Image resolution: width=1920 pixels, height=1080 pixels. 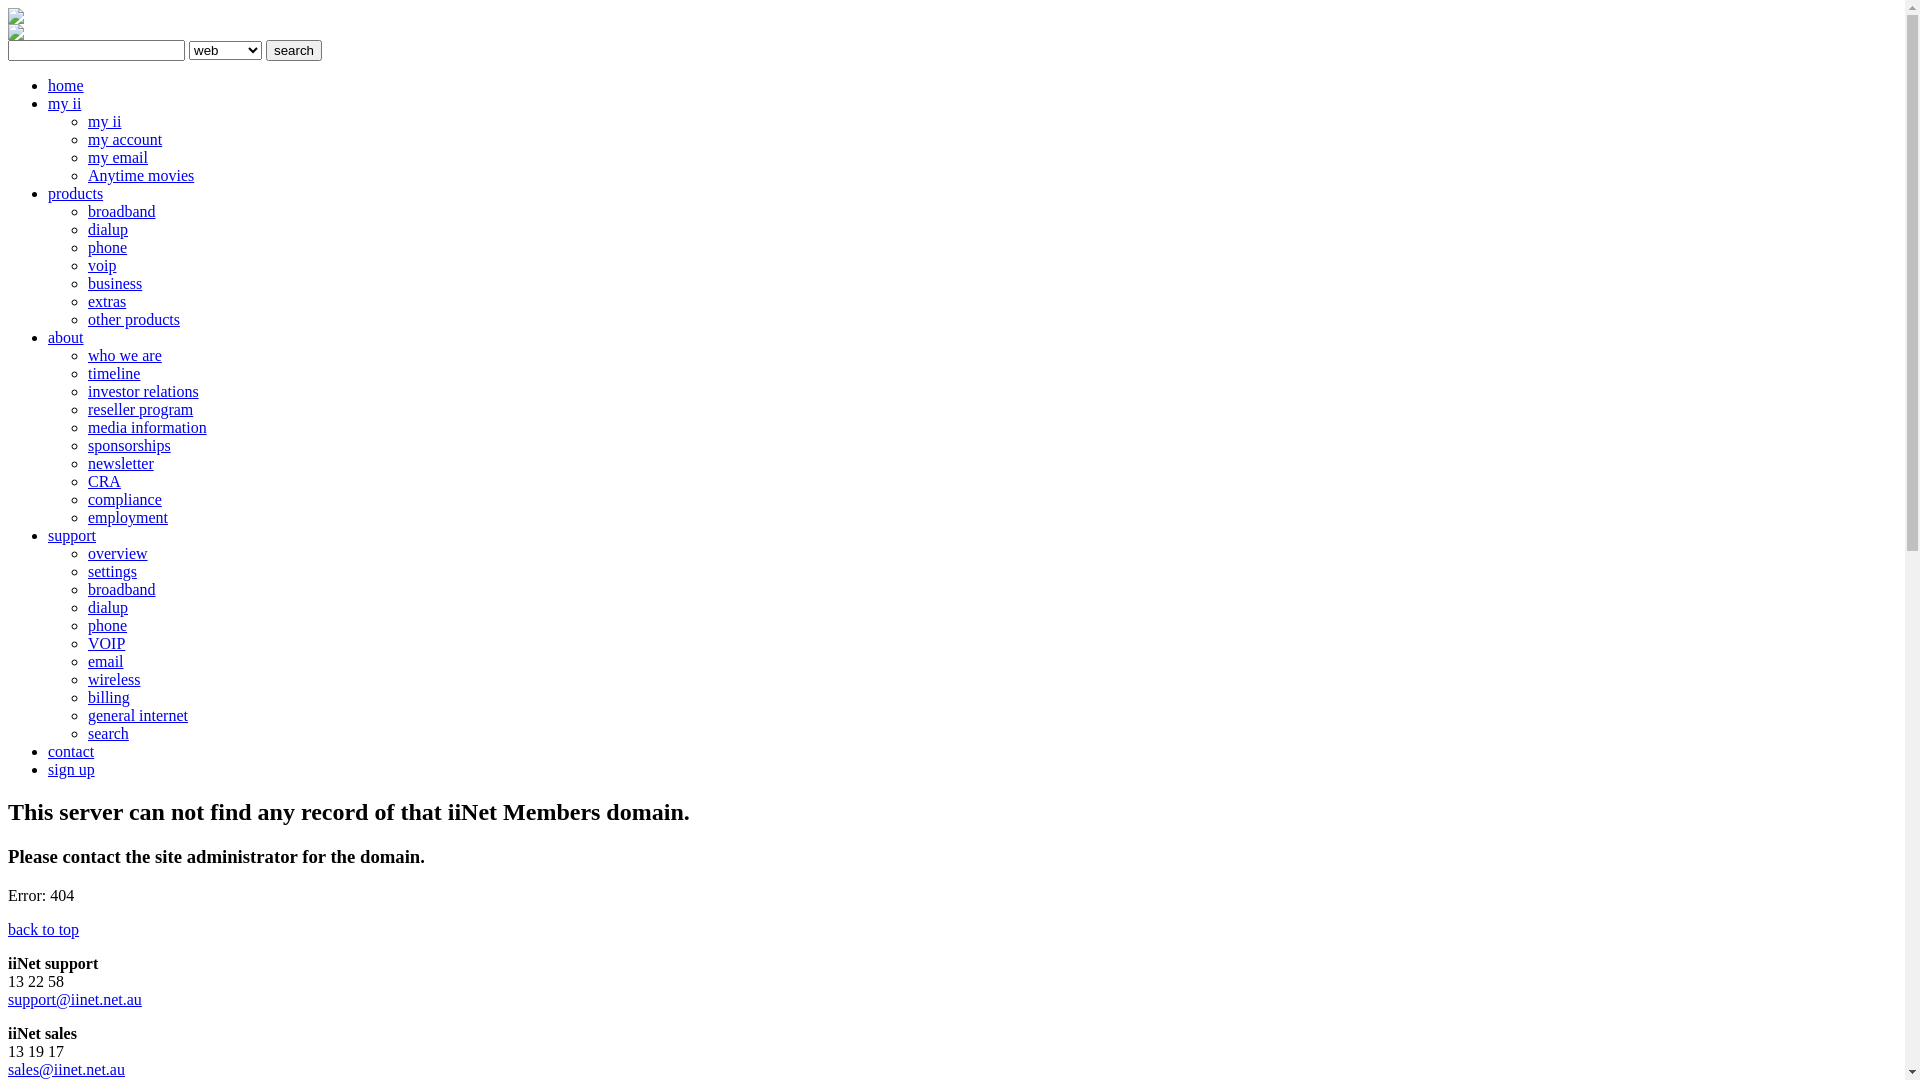 What do you see at coordinates (66, 336) in the screenshot?
I see `'about'` at bounding box center [66, 336].